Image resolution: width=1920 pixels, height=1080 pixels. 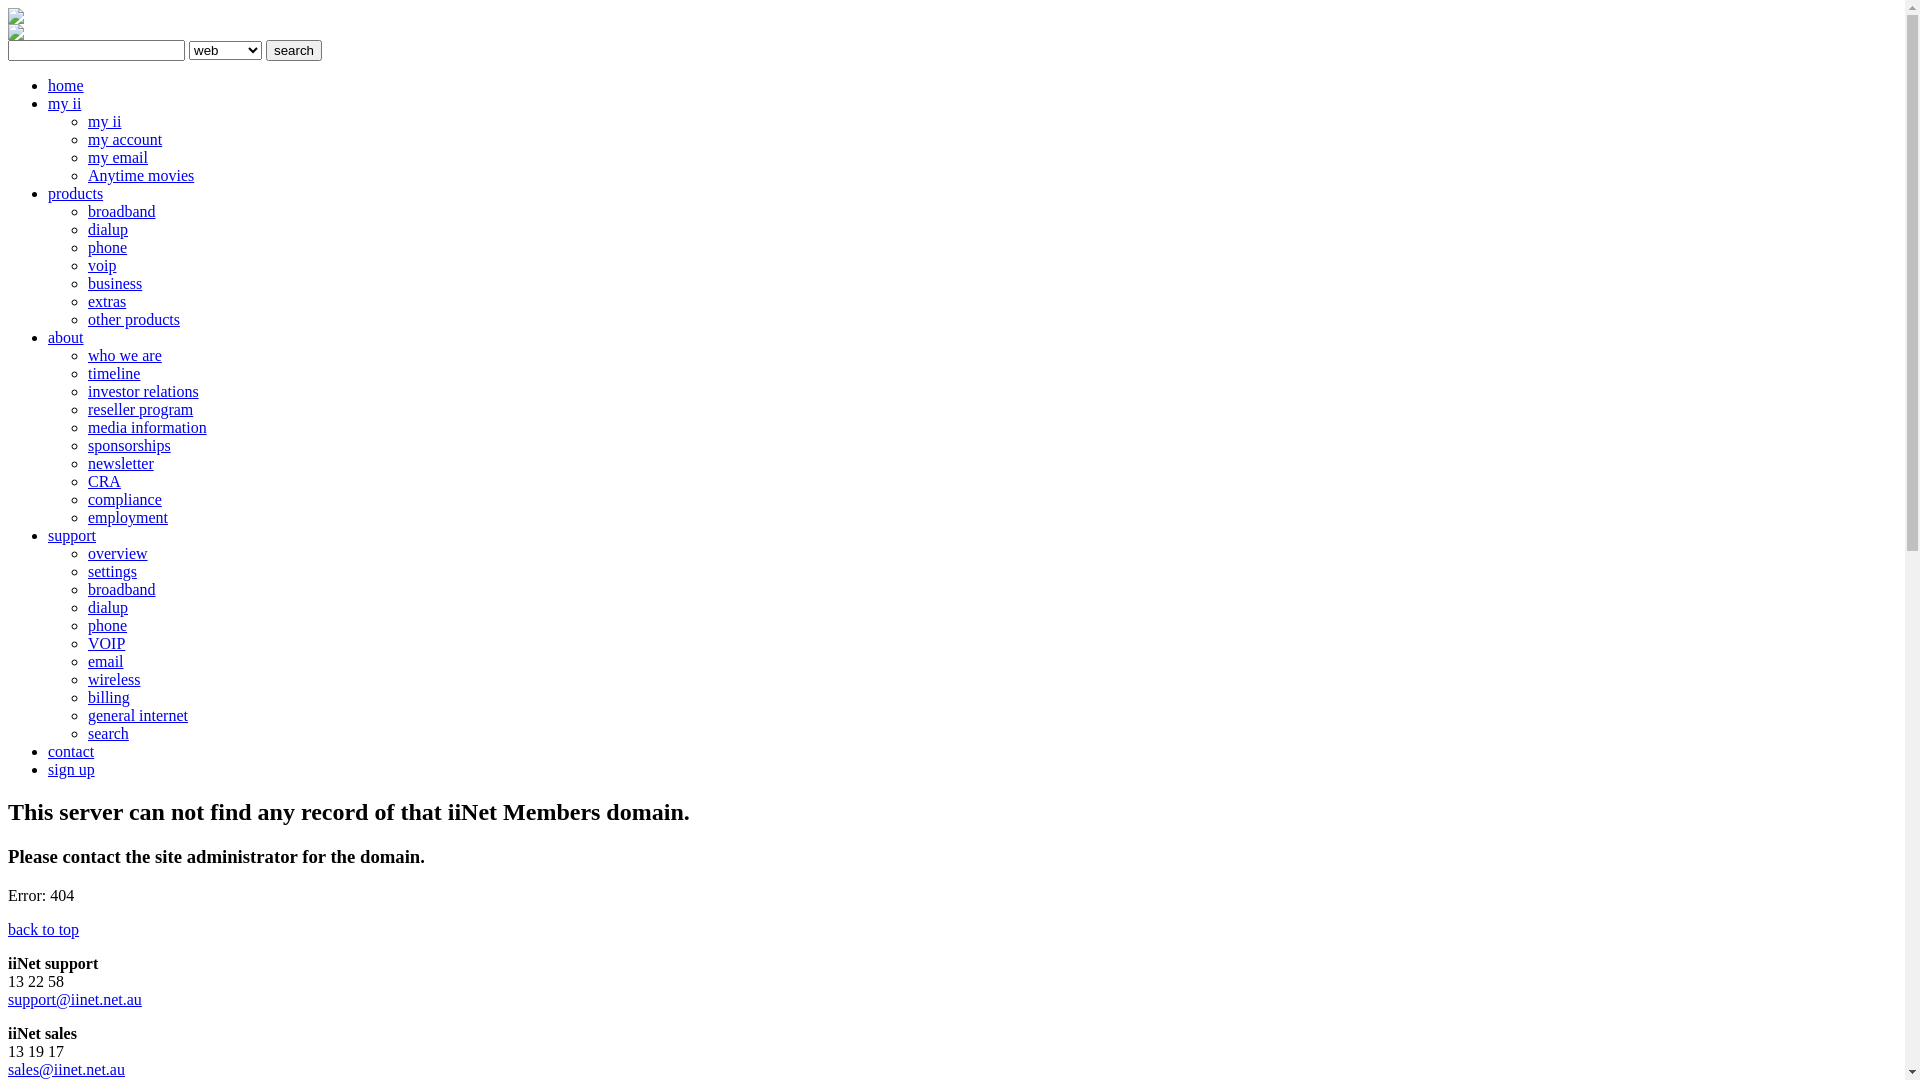 What do you see at coordinates (66, 336) in the screenshot?
I see `'about'` at bounding box center [66, 336].